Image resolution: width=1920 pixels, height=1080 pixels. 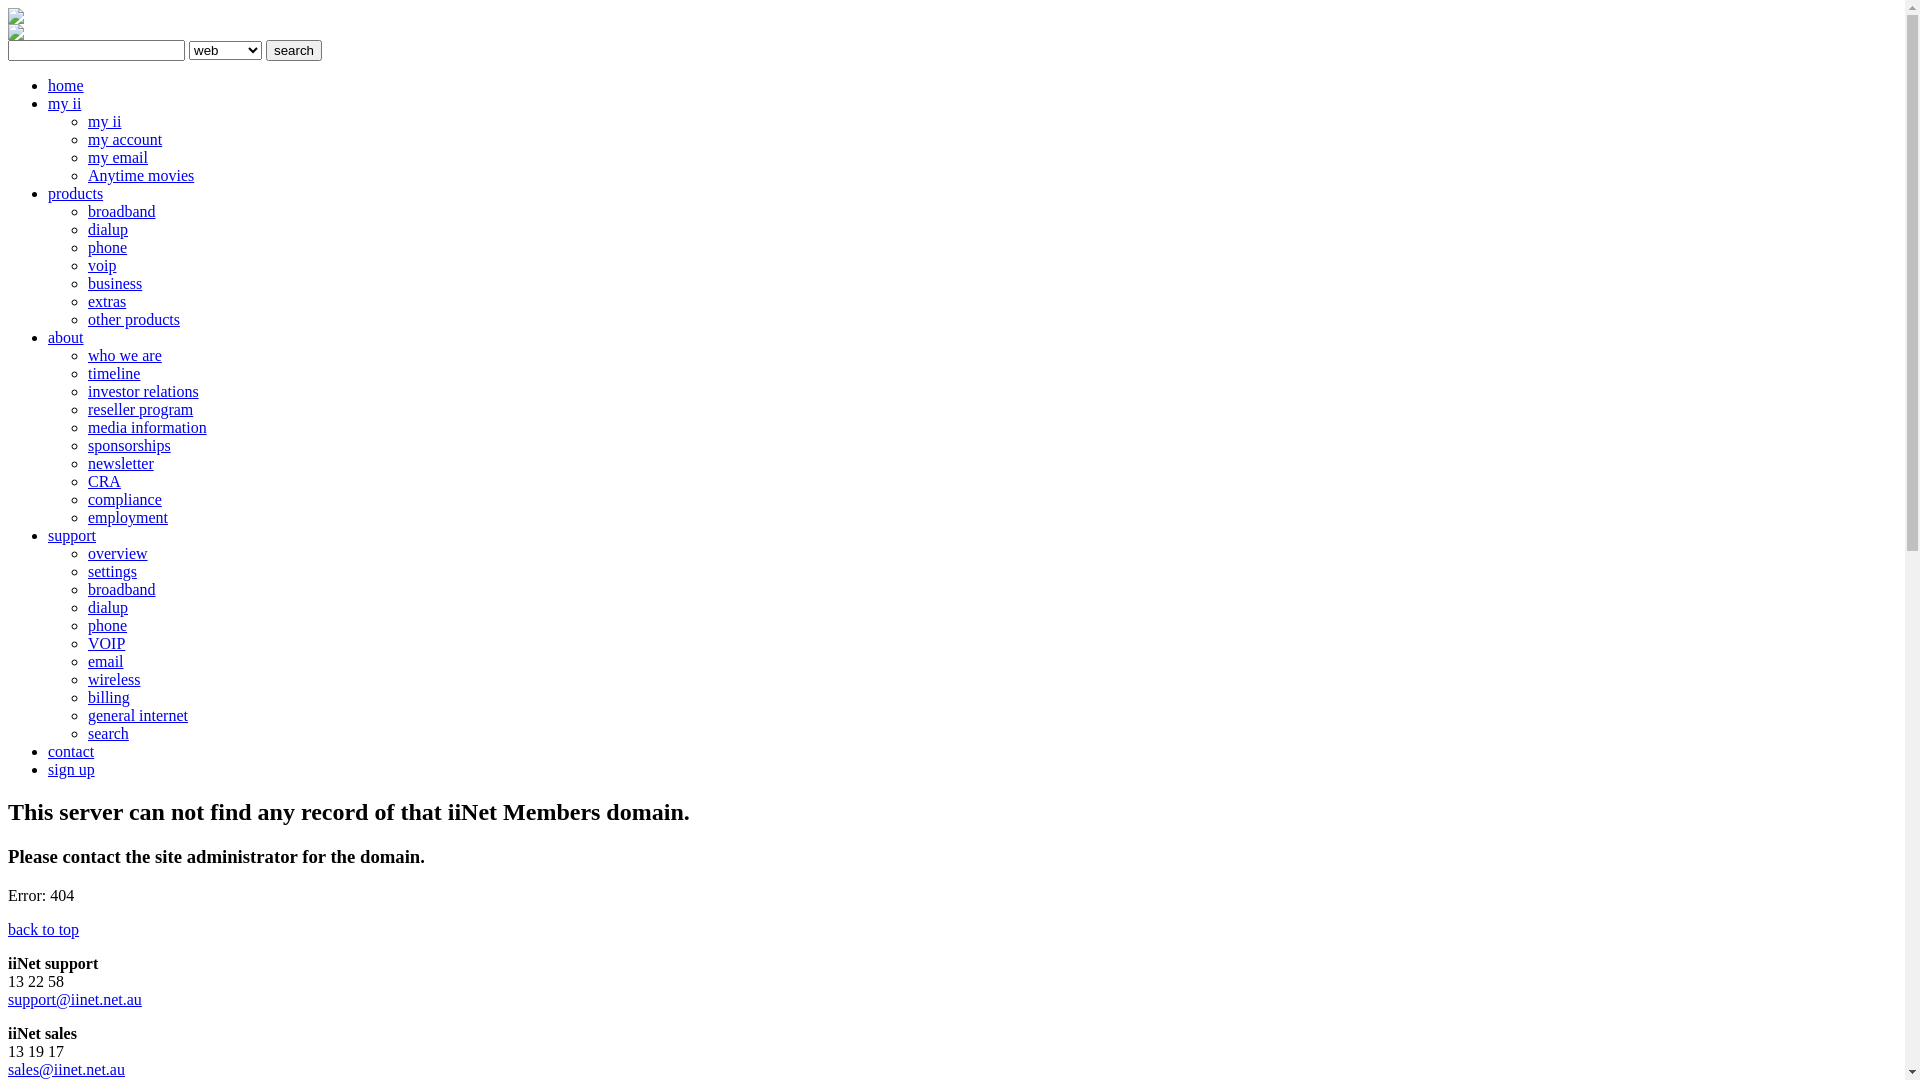 What do you see at coordinates (66, 336) in the screenshot?
I see `'about'` at bounding box center [66, 336].